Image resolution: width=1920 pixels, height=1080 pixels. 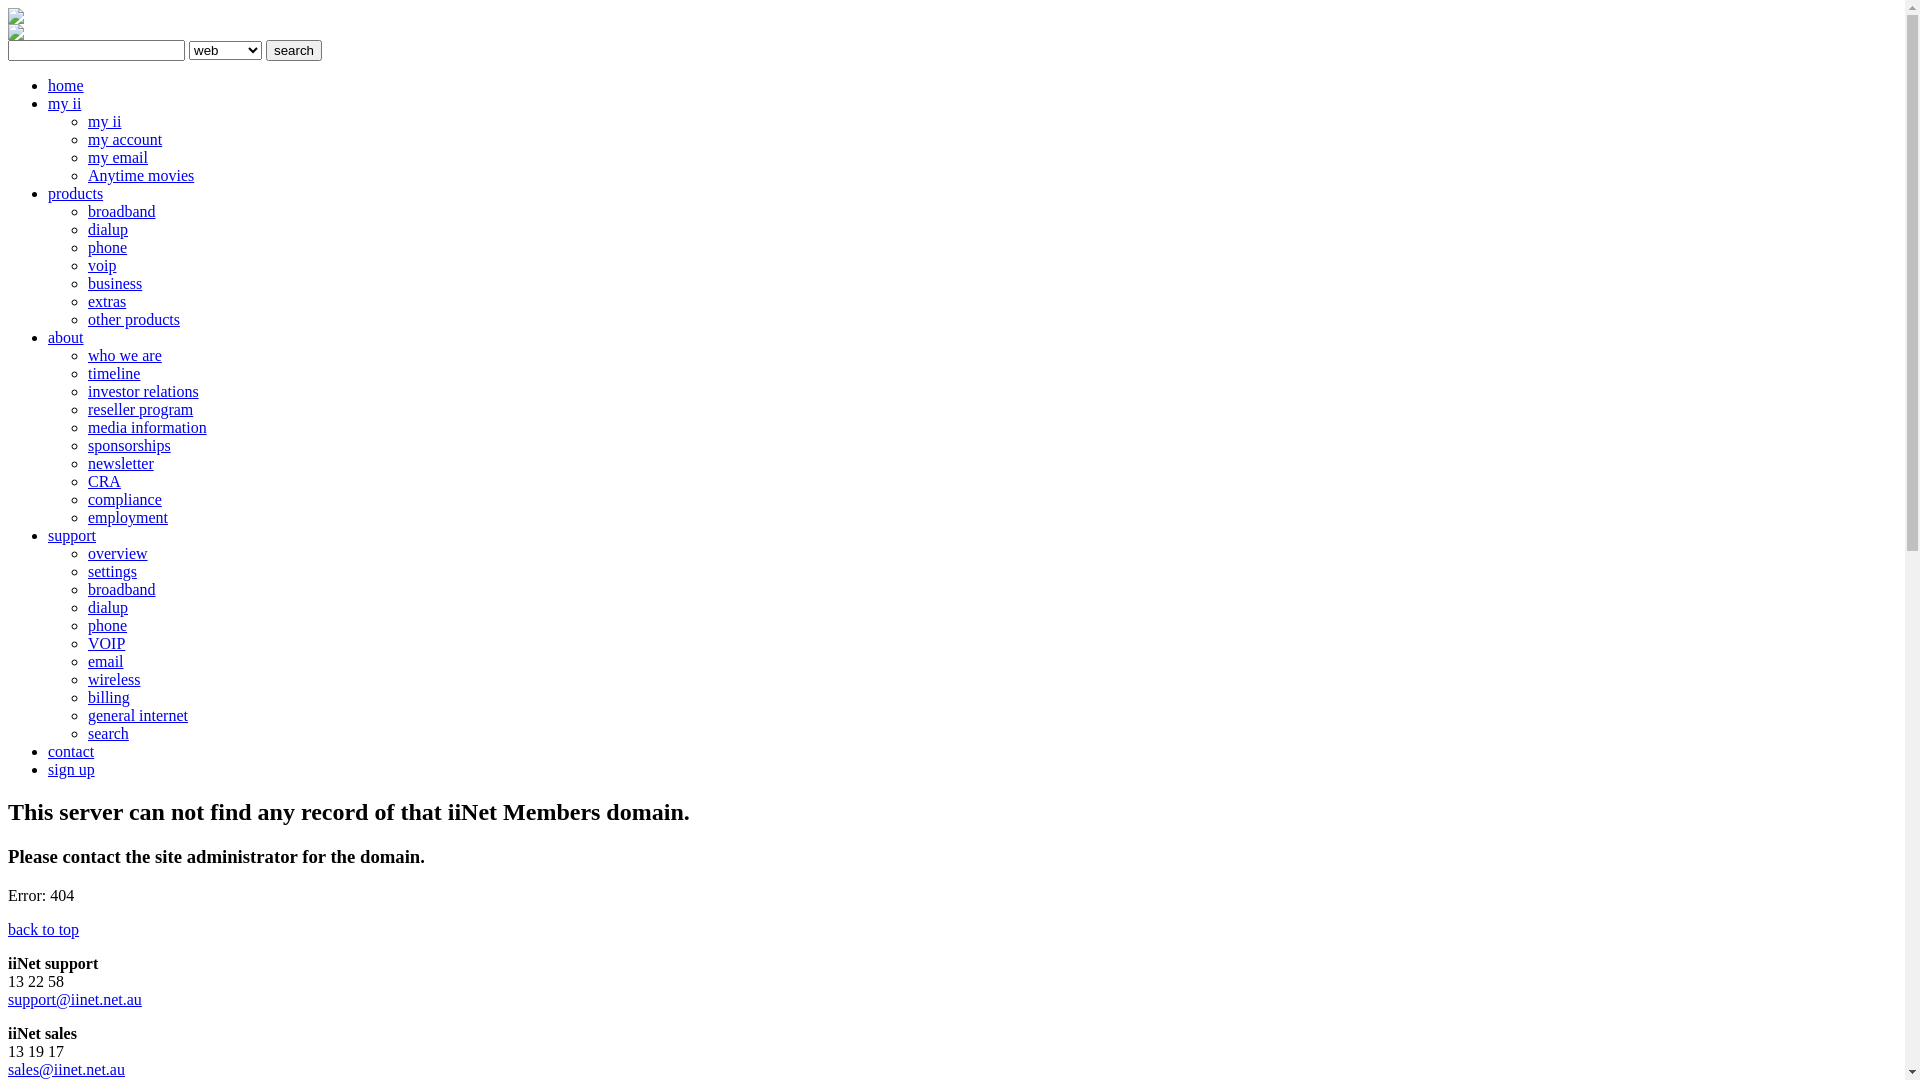 What do you see at coordinates (66, 336) in the screenshot?
I see `'about'` at bounding box center [66, 336].